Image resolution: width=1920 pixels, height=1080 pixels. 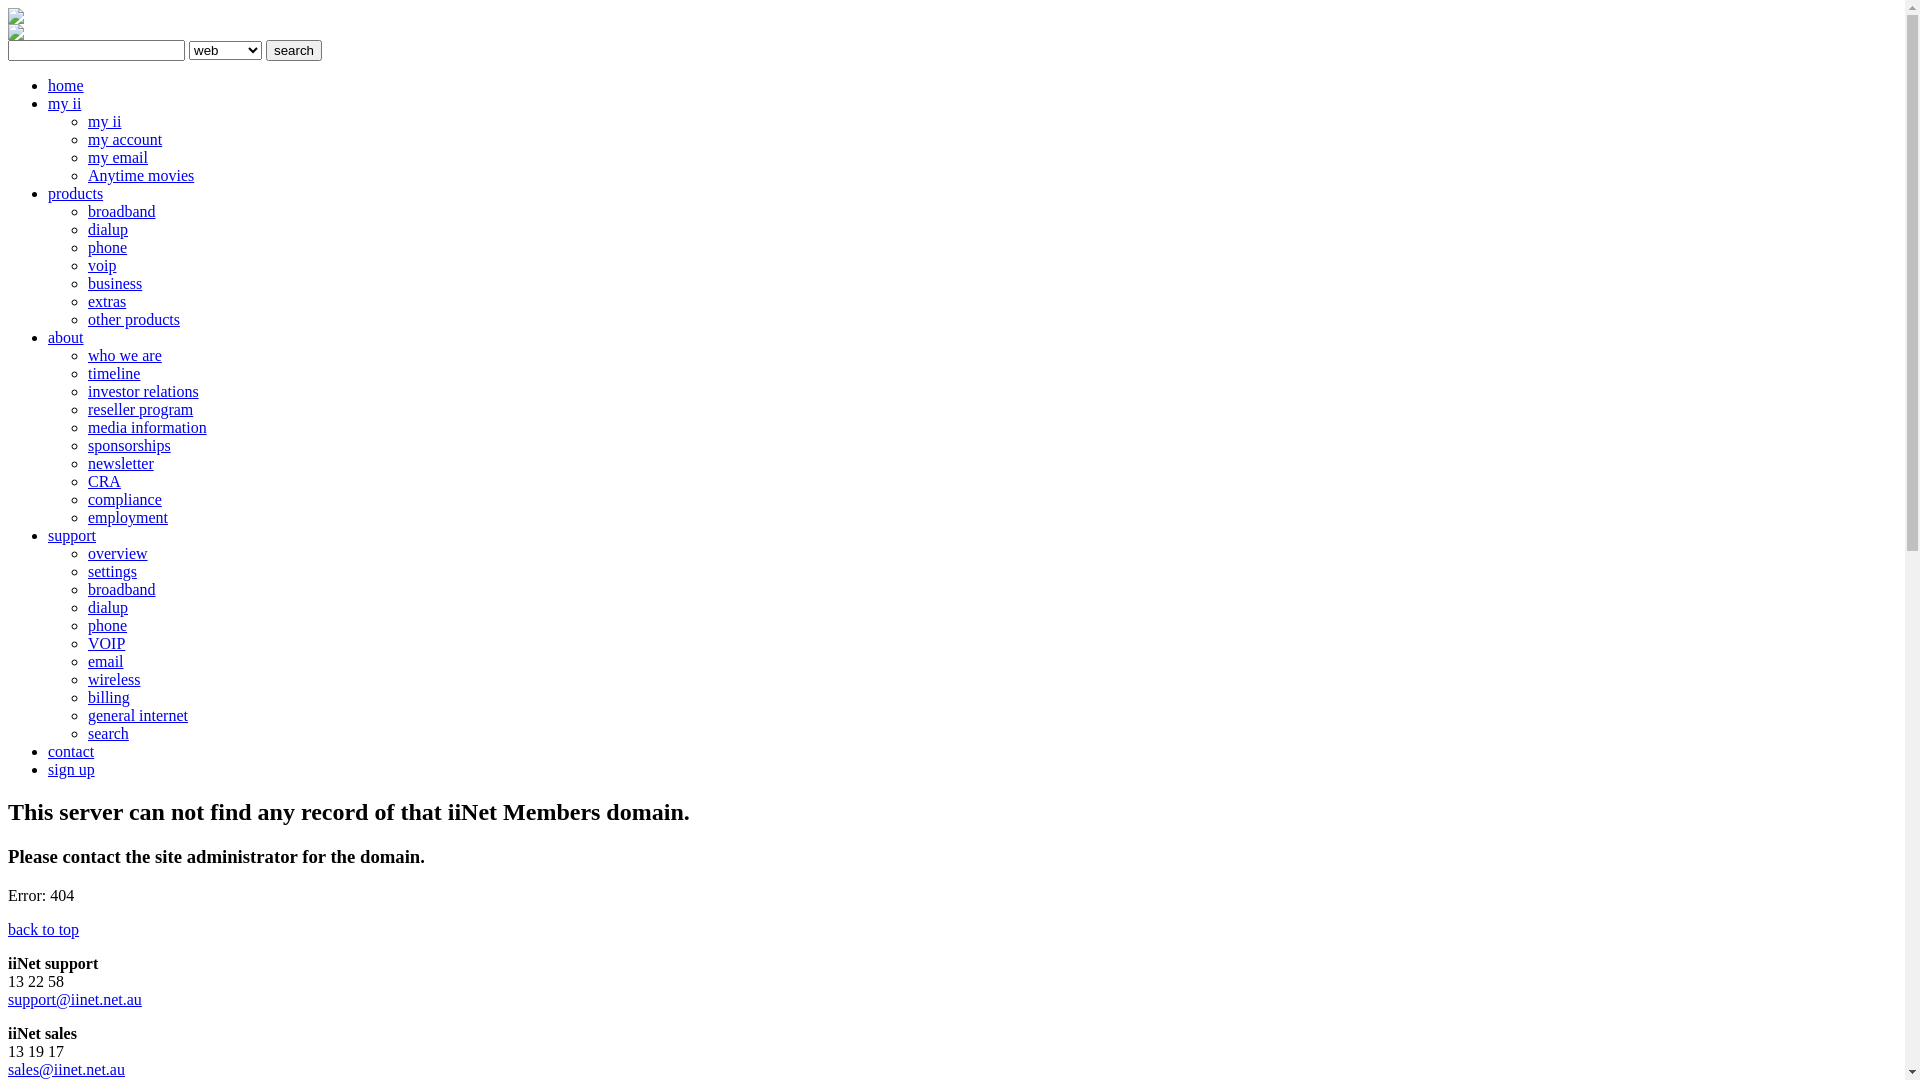 What do you see at coordinates (66, 336) in the screenshot?
I see `'about'` at bounding box center [66, 336].